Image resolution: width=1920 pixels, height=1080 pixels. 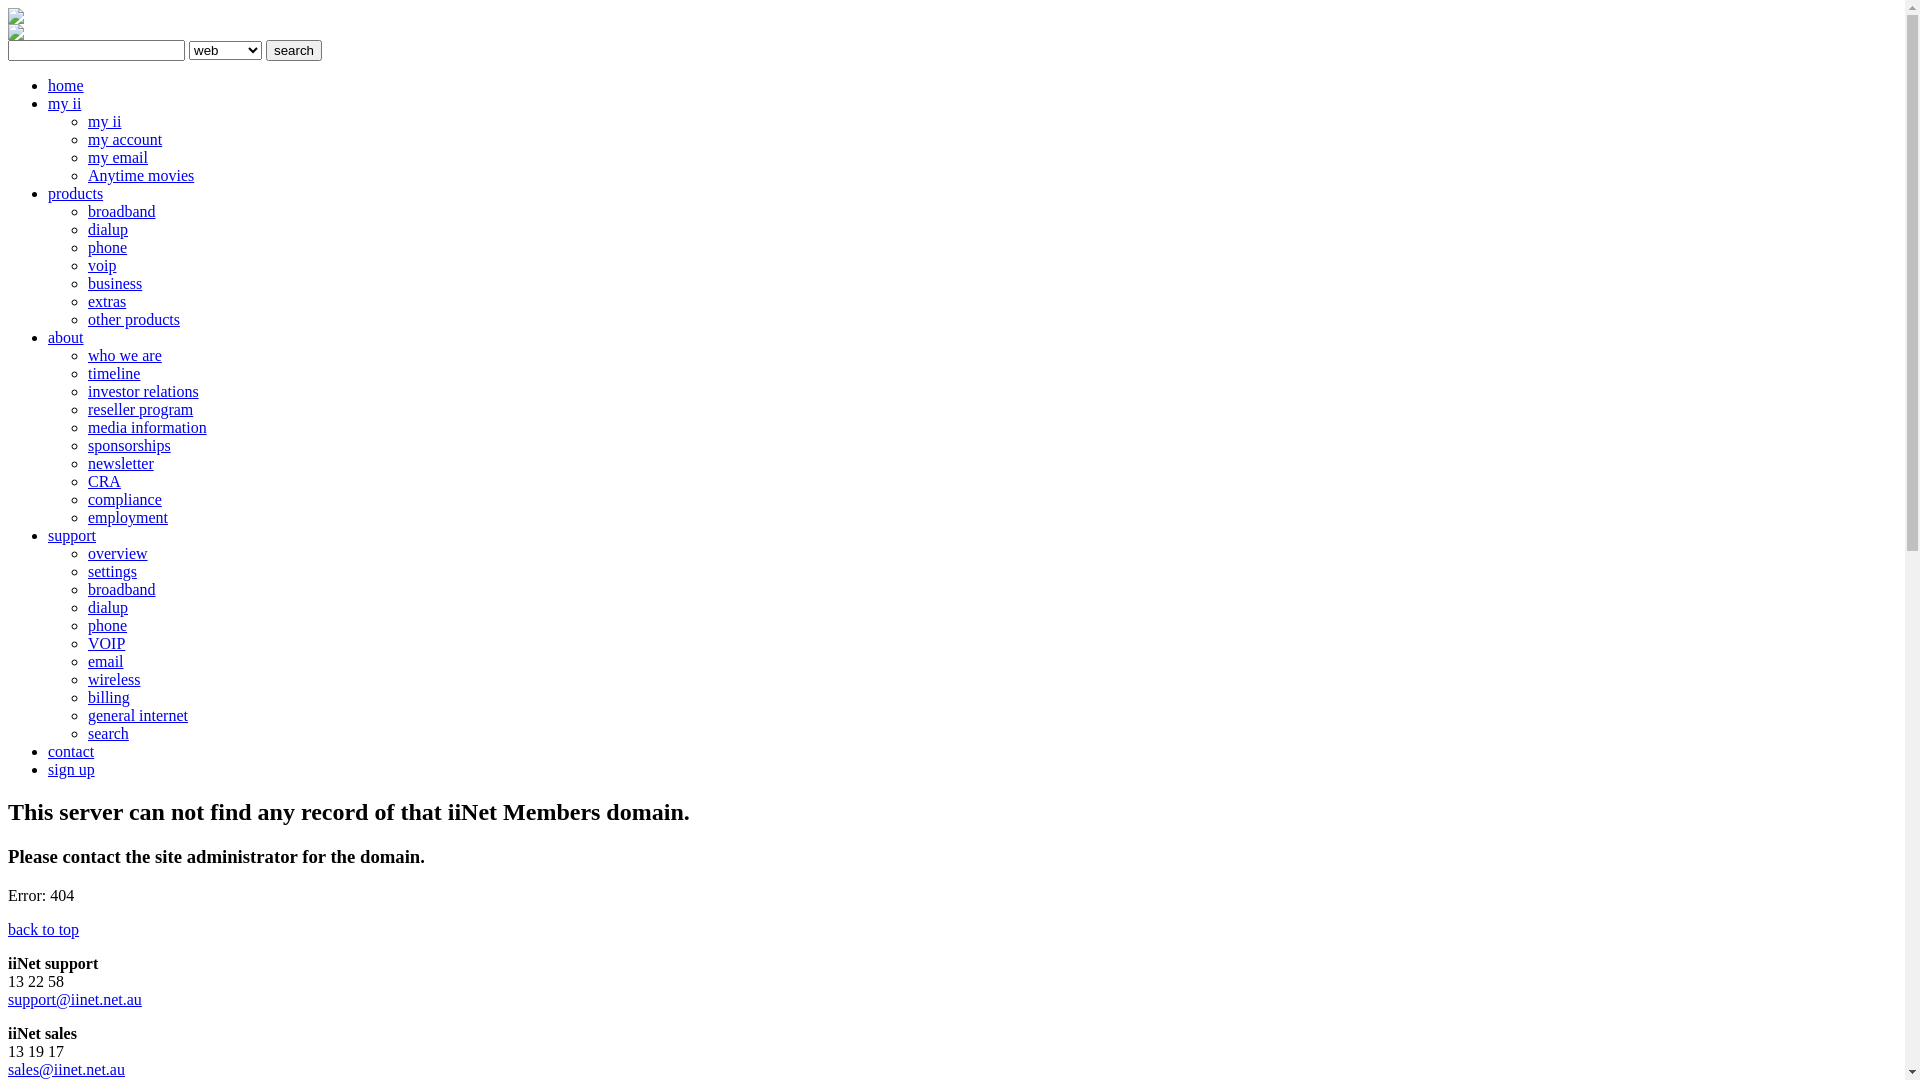 What do you see at coordinates (66, 336) in the screenshot?
I see `'about'` at bounding box center [66, 336].